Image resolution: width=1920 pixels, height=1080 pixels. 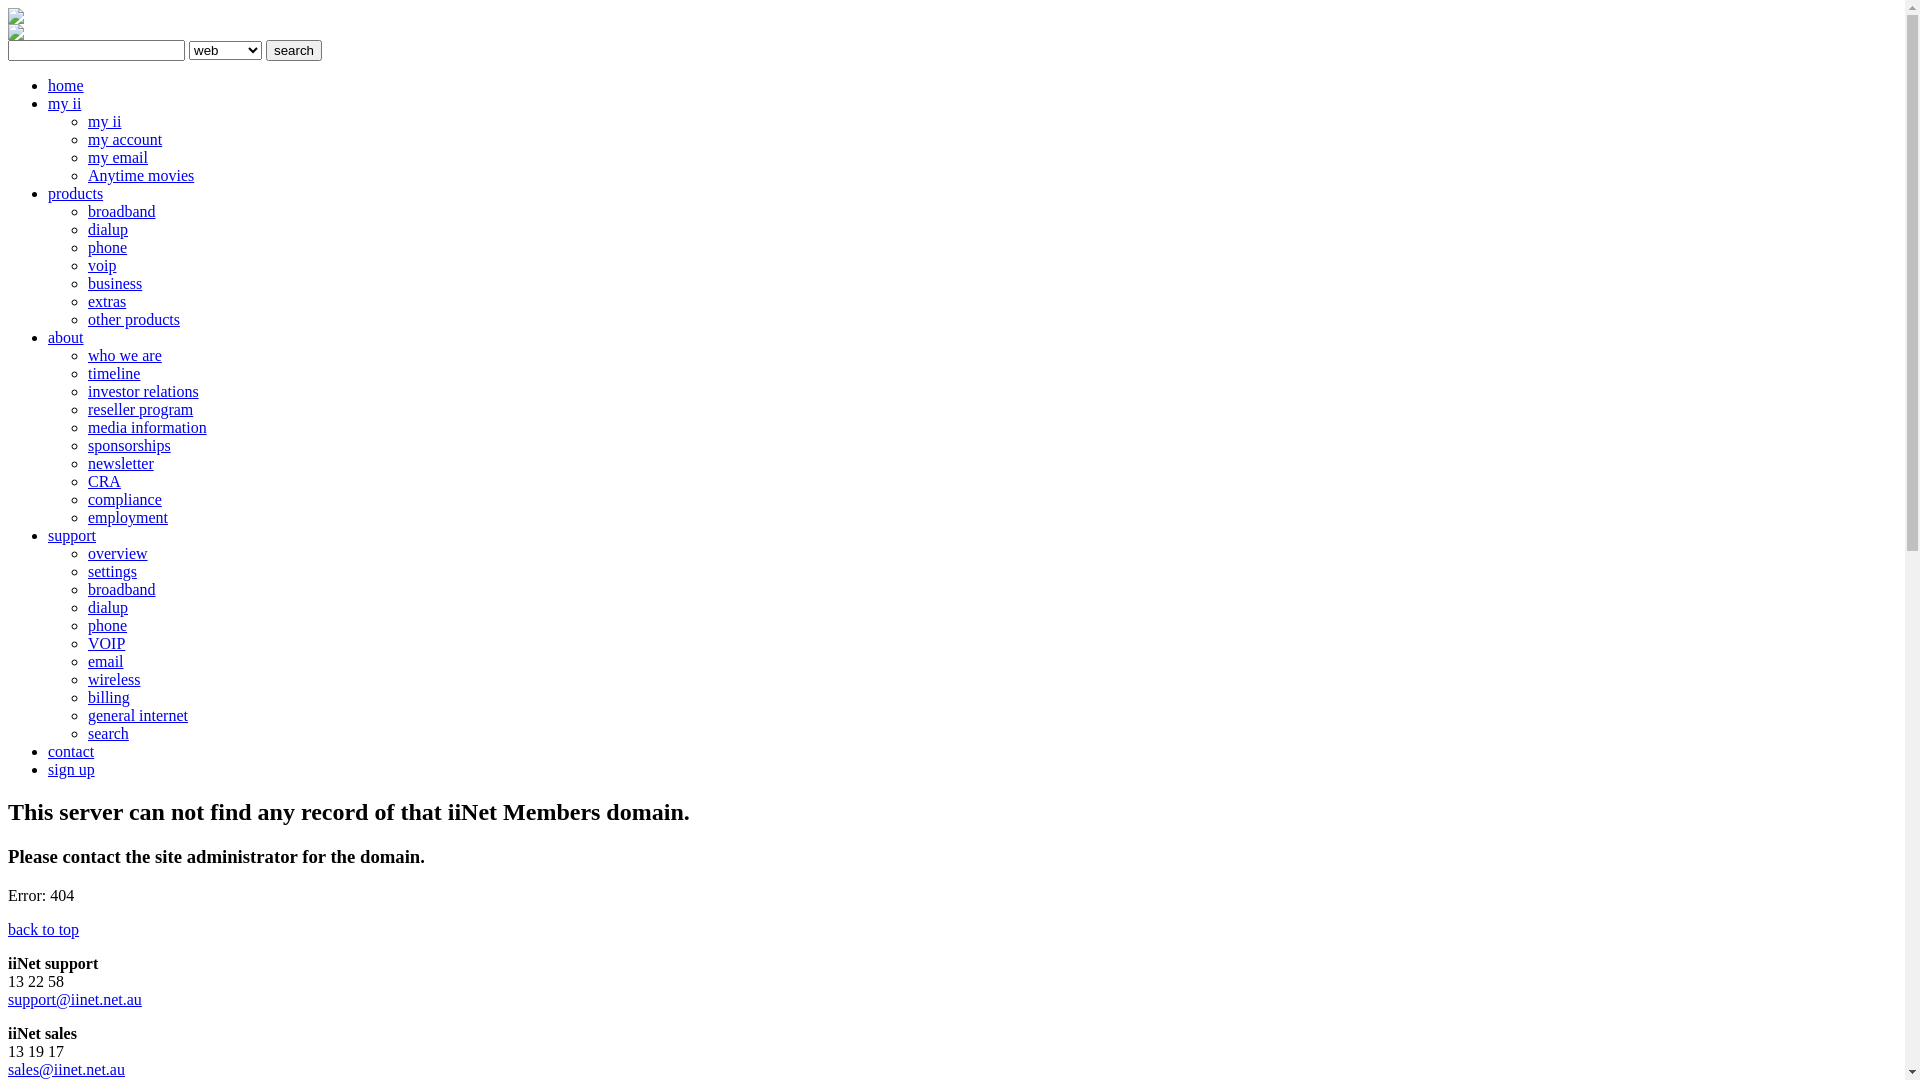 What do you see at coordinates (66, 336) in the screenshot?
I see `'about'` at bounding box center [66, 336].